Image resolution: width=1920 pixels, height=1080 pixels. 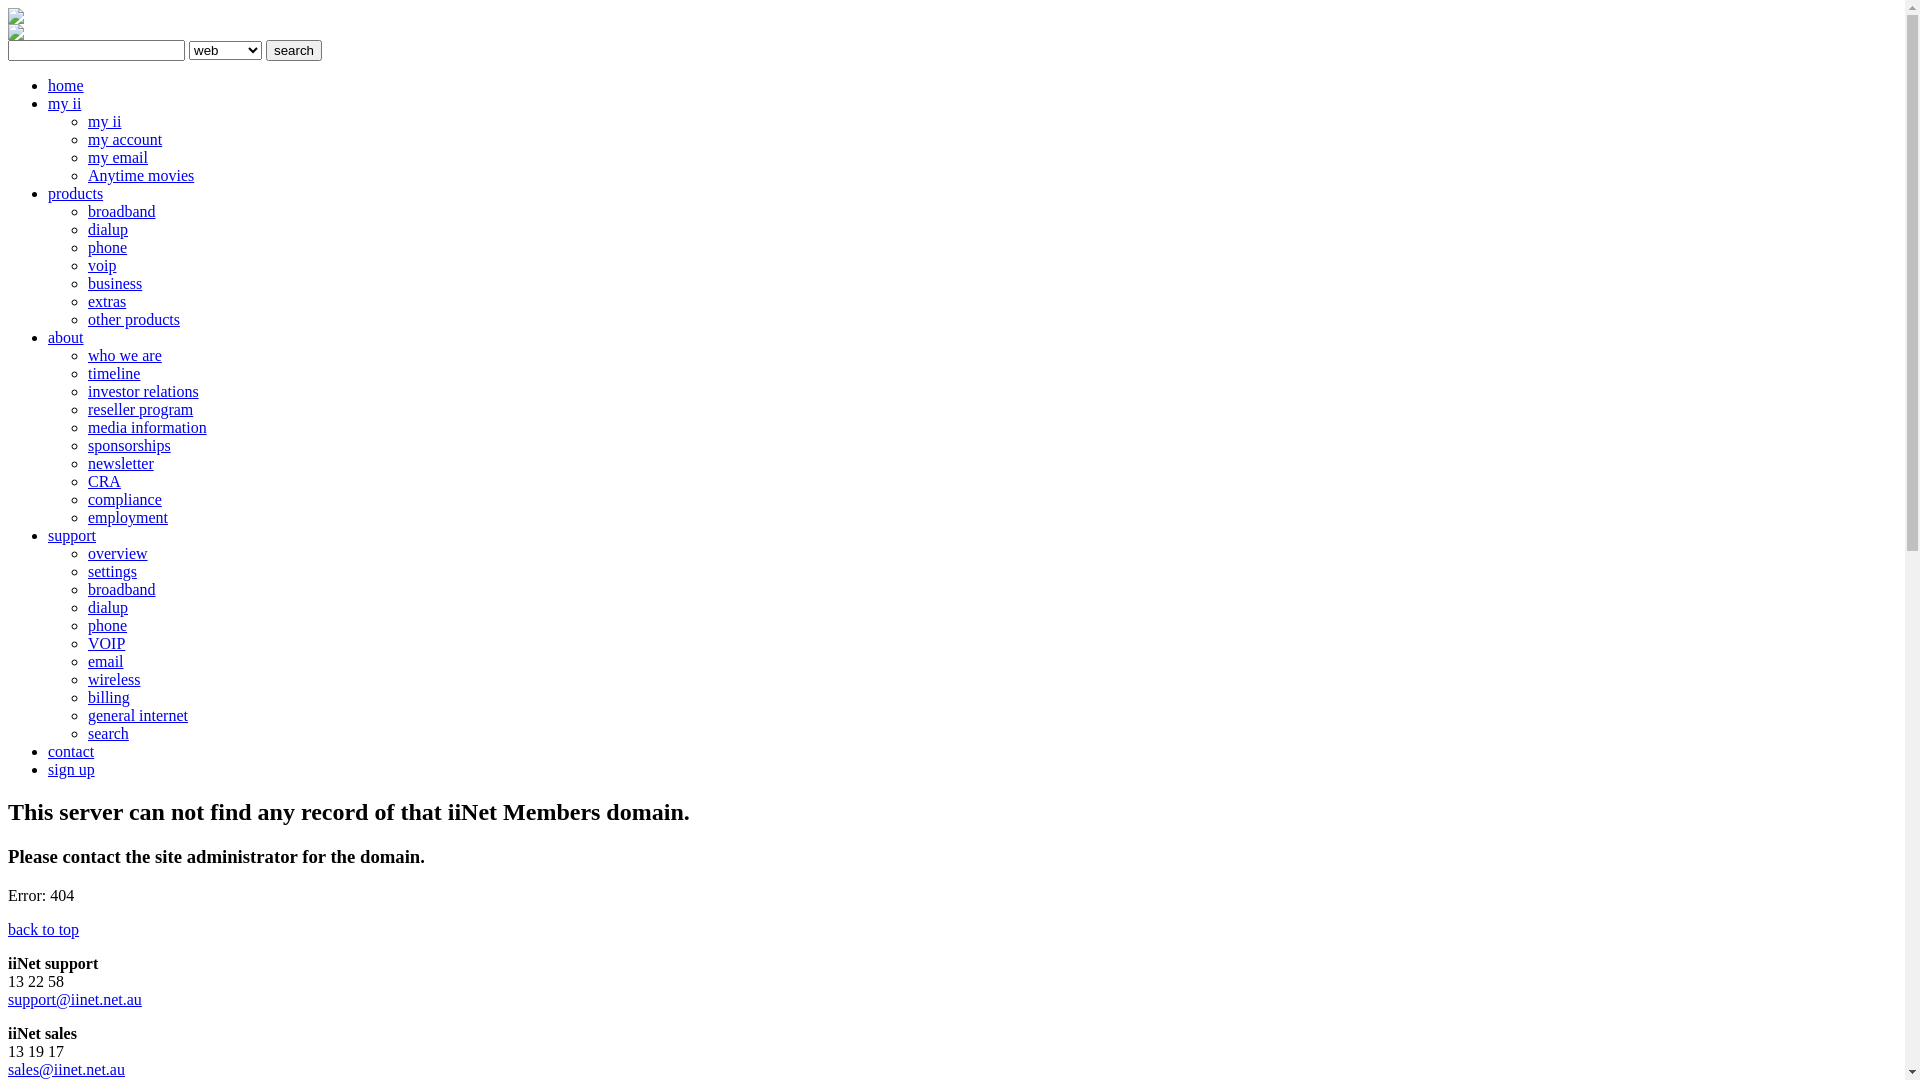 What do you see at coordinates (66, 336) in the screenshot?
I see `'about'` at bounding box center [66, 336].